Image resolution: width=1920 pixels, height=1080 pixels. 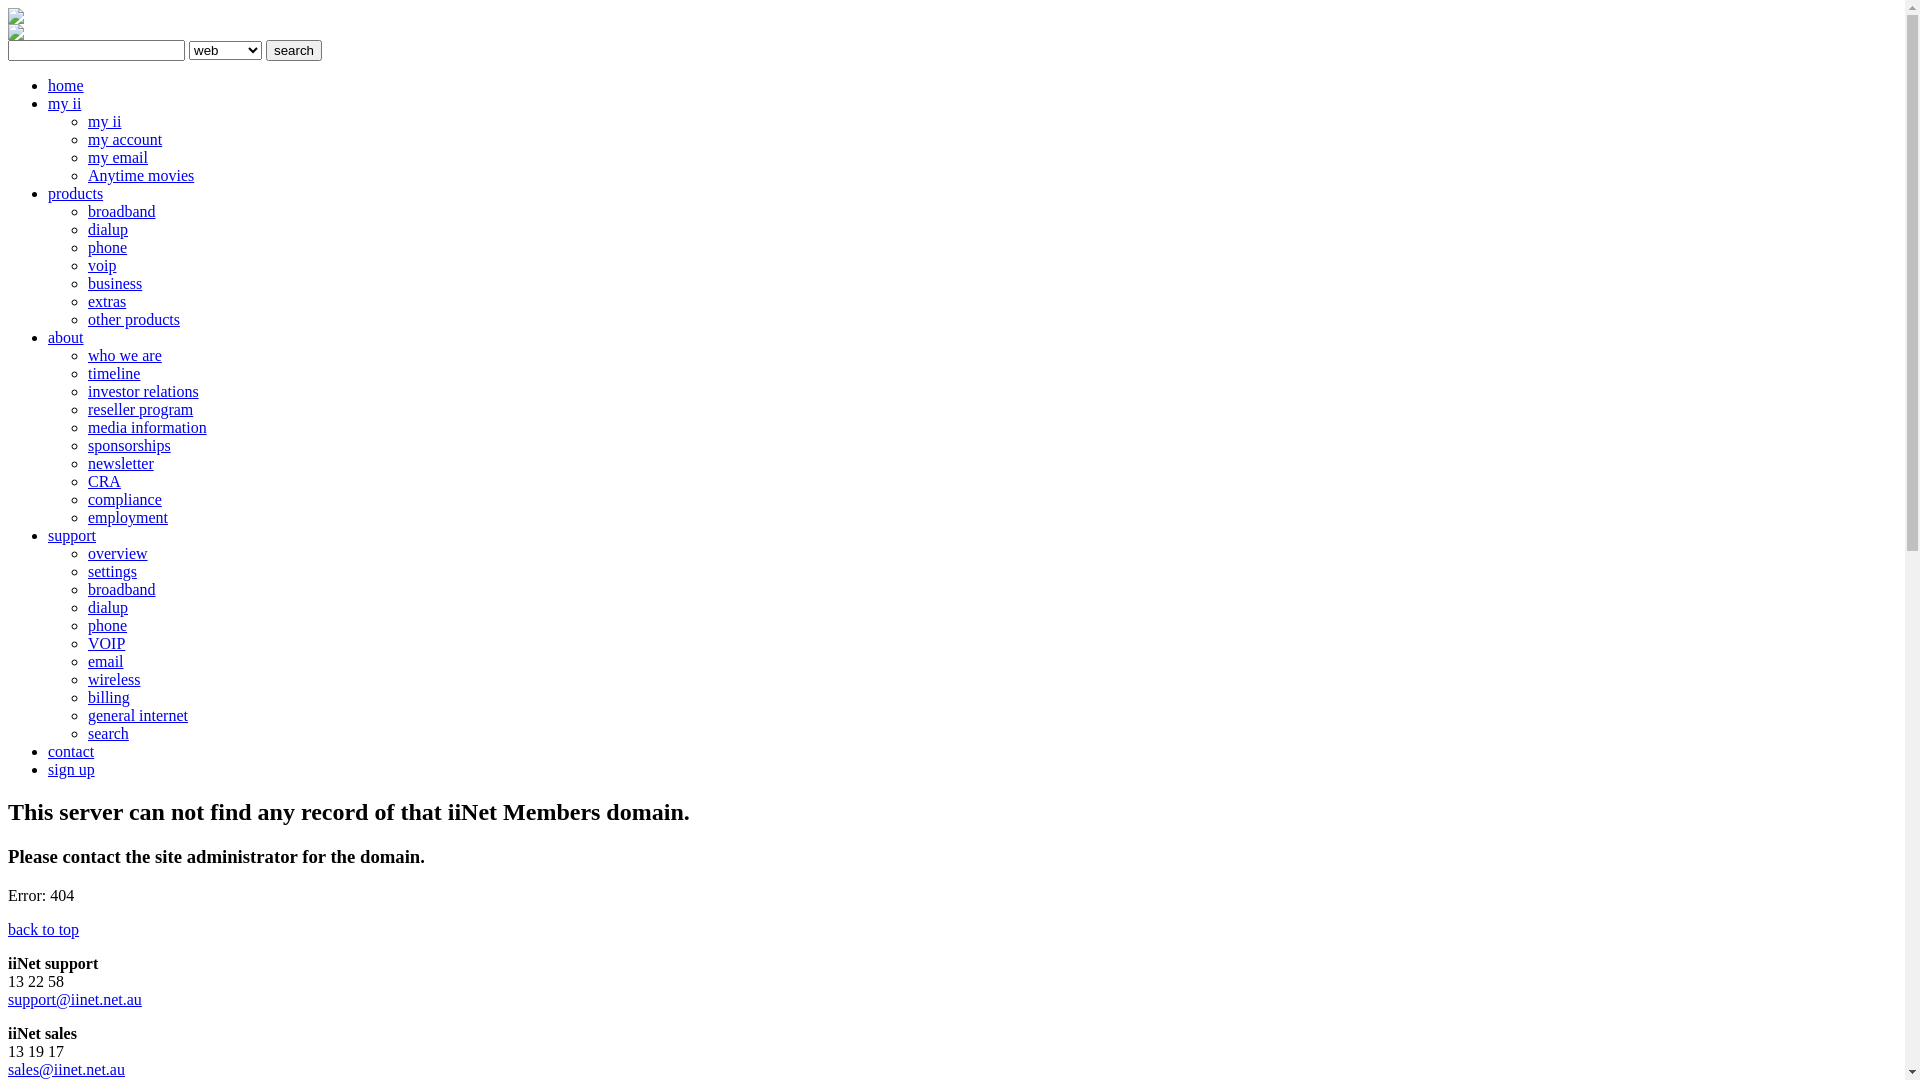 What do you see at coordinates (66, 336) in the screenshot?
I see `'about'` at bounding box center [66, 336].